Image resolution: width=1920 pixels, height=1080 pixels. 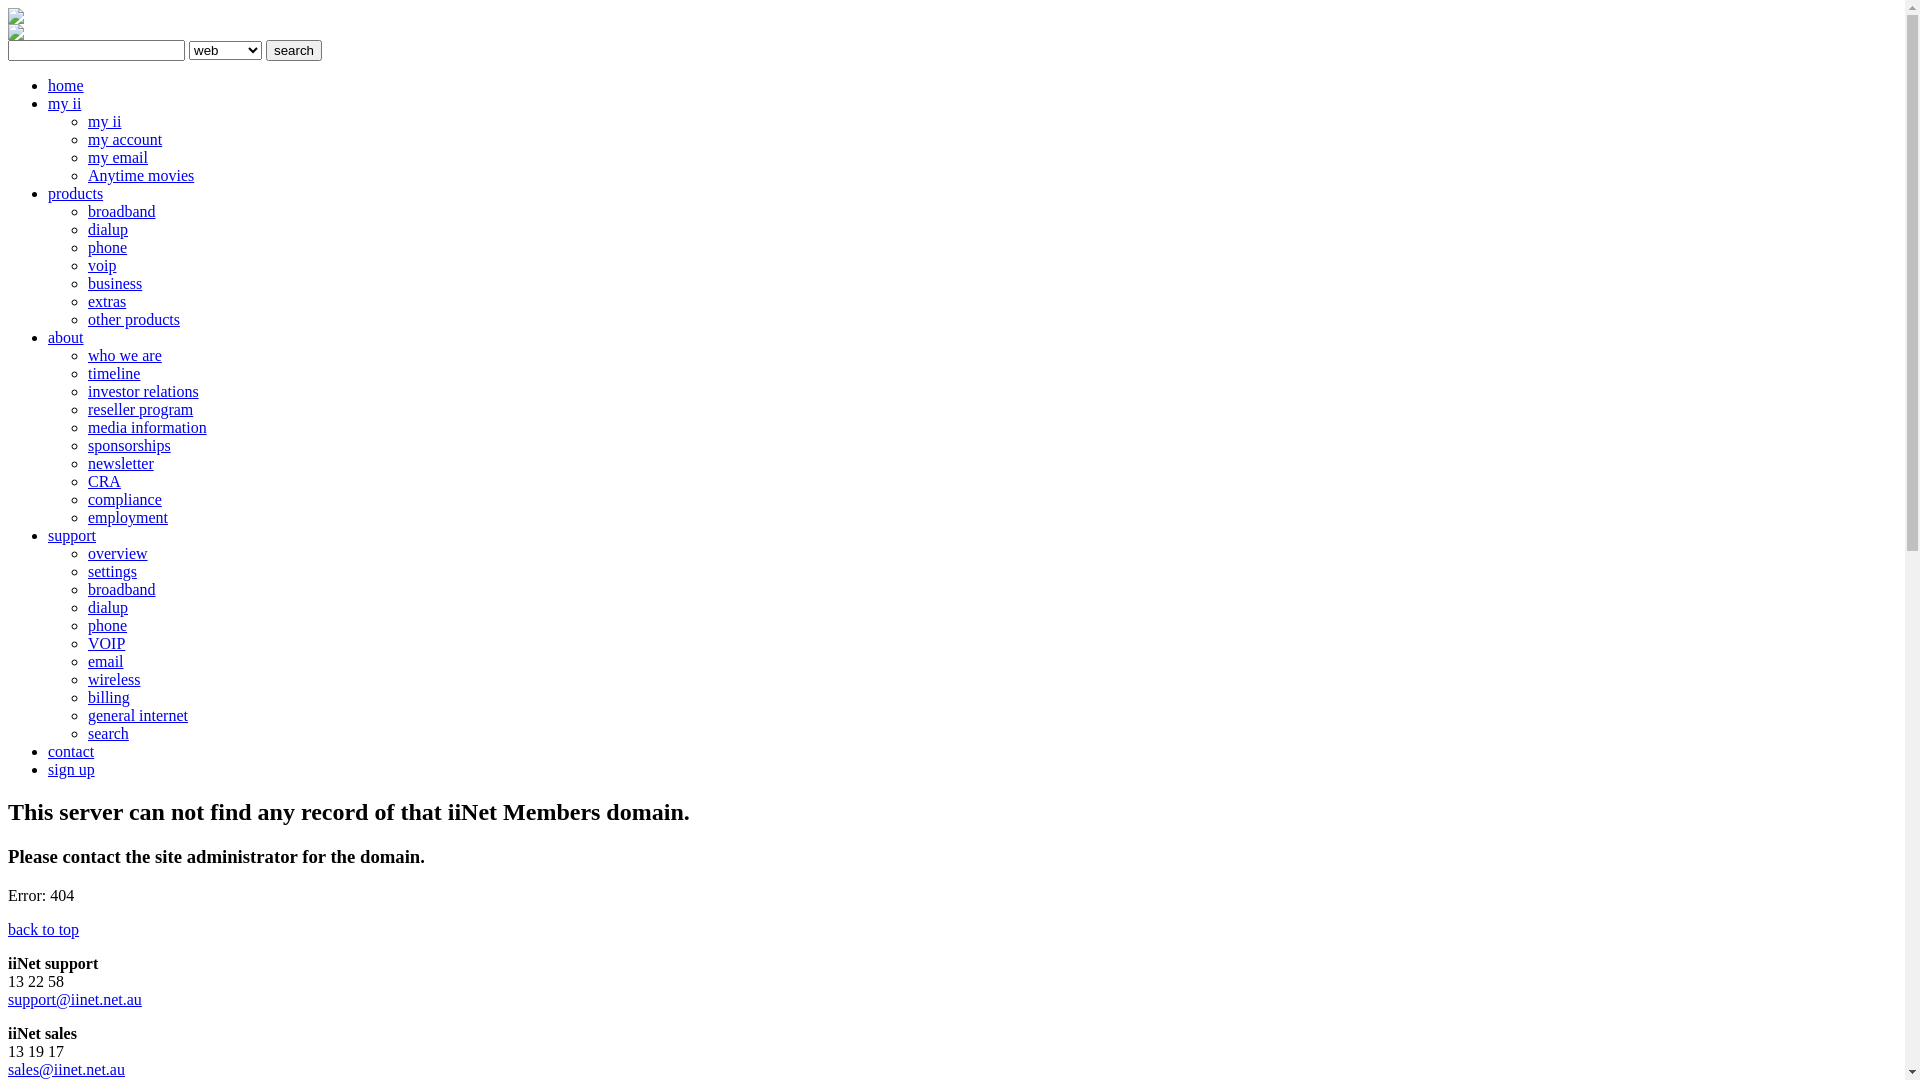 What do you see at coordinates (66, 336) in the screenshot?
I see `'about'` at bounding box center [66, 336].